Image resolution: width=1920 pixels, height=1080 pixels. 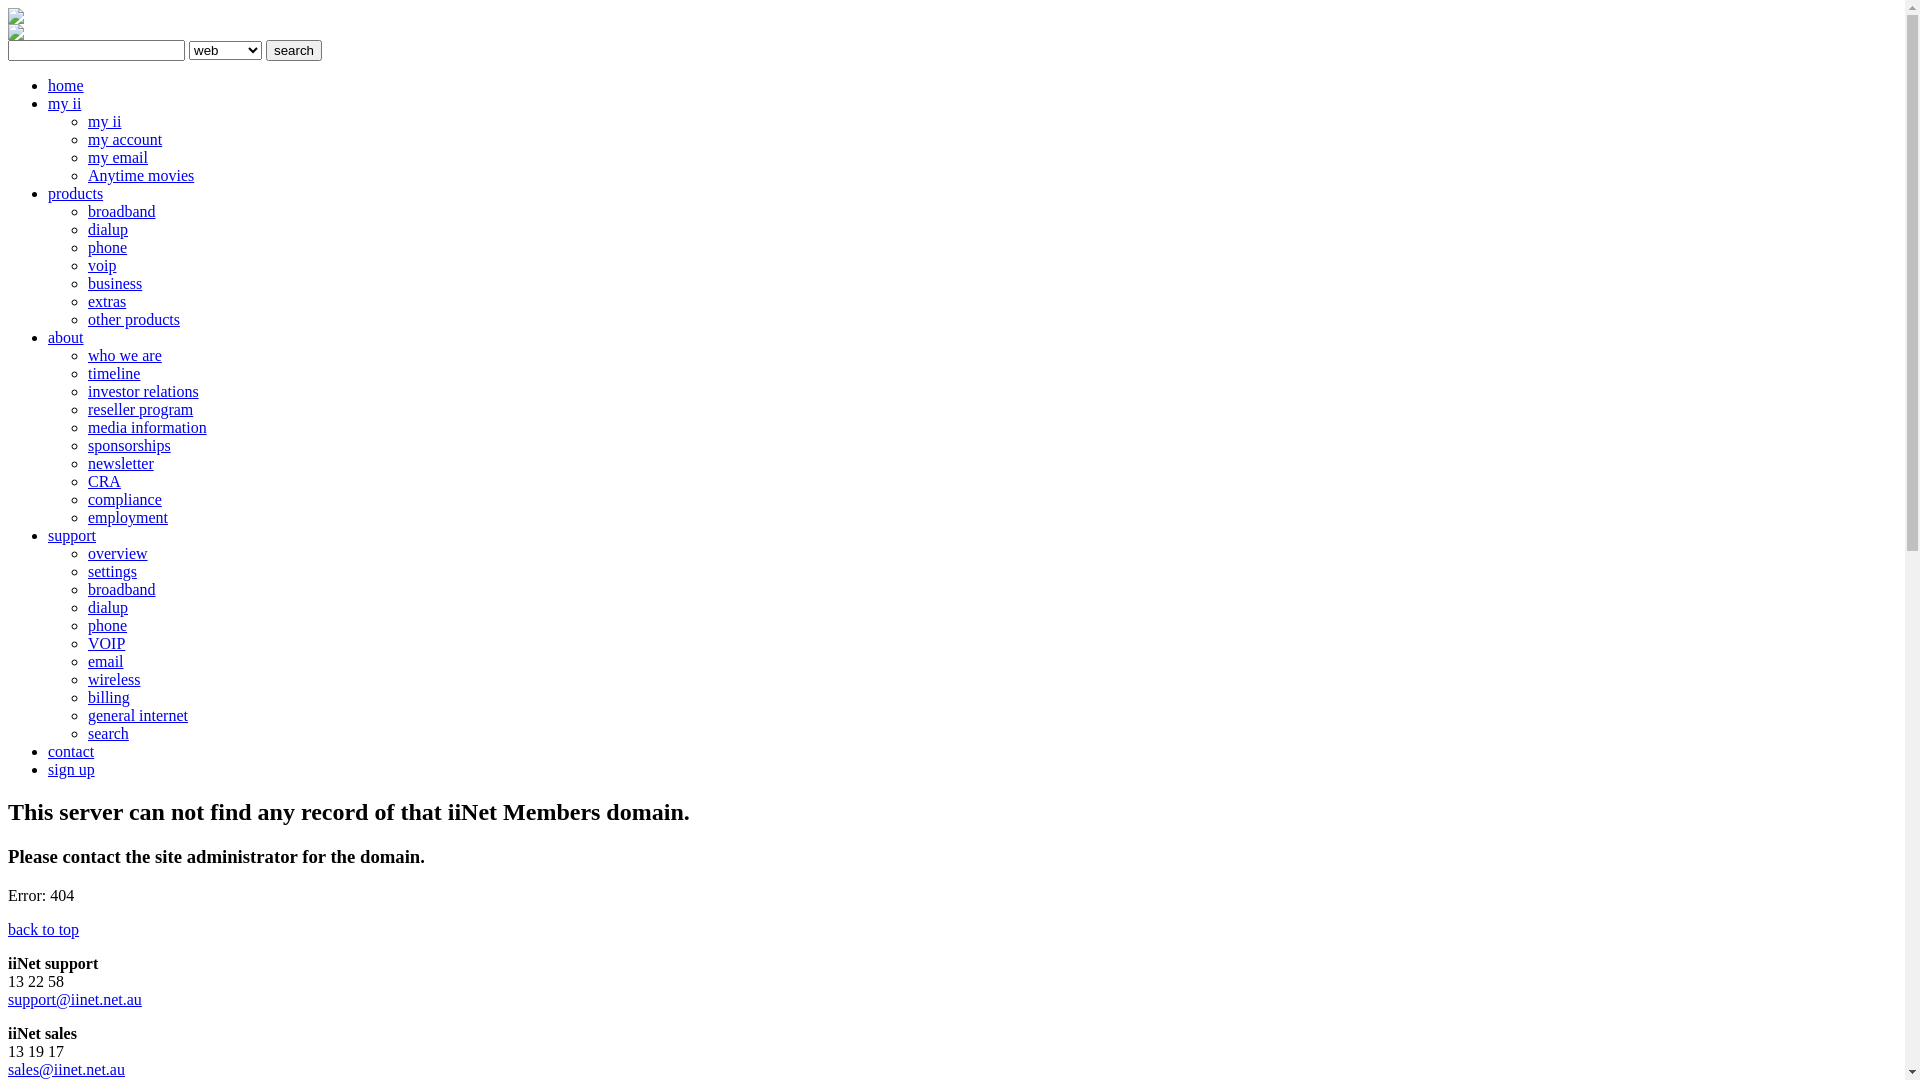 What do you see at coordinates (66, 336) in the screenshot?
I see `'about'` at bounding box center [66, 336].